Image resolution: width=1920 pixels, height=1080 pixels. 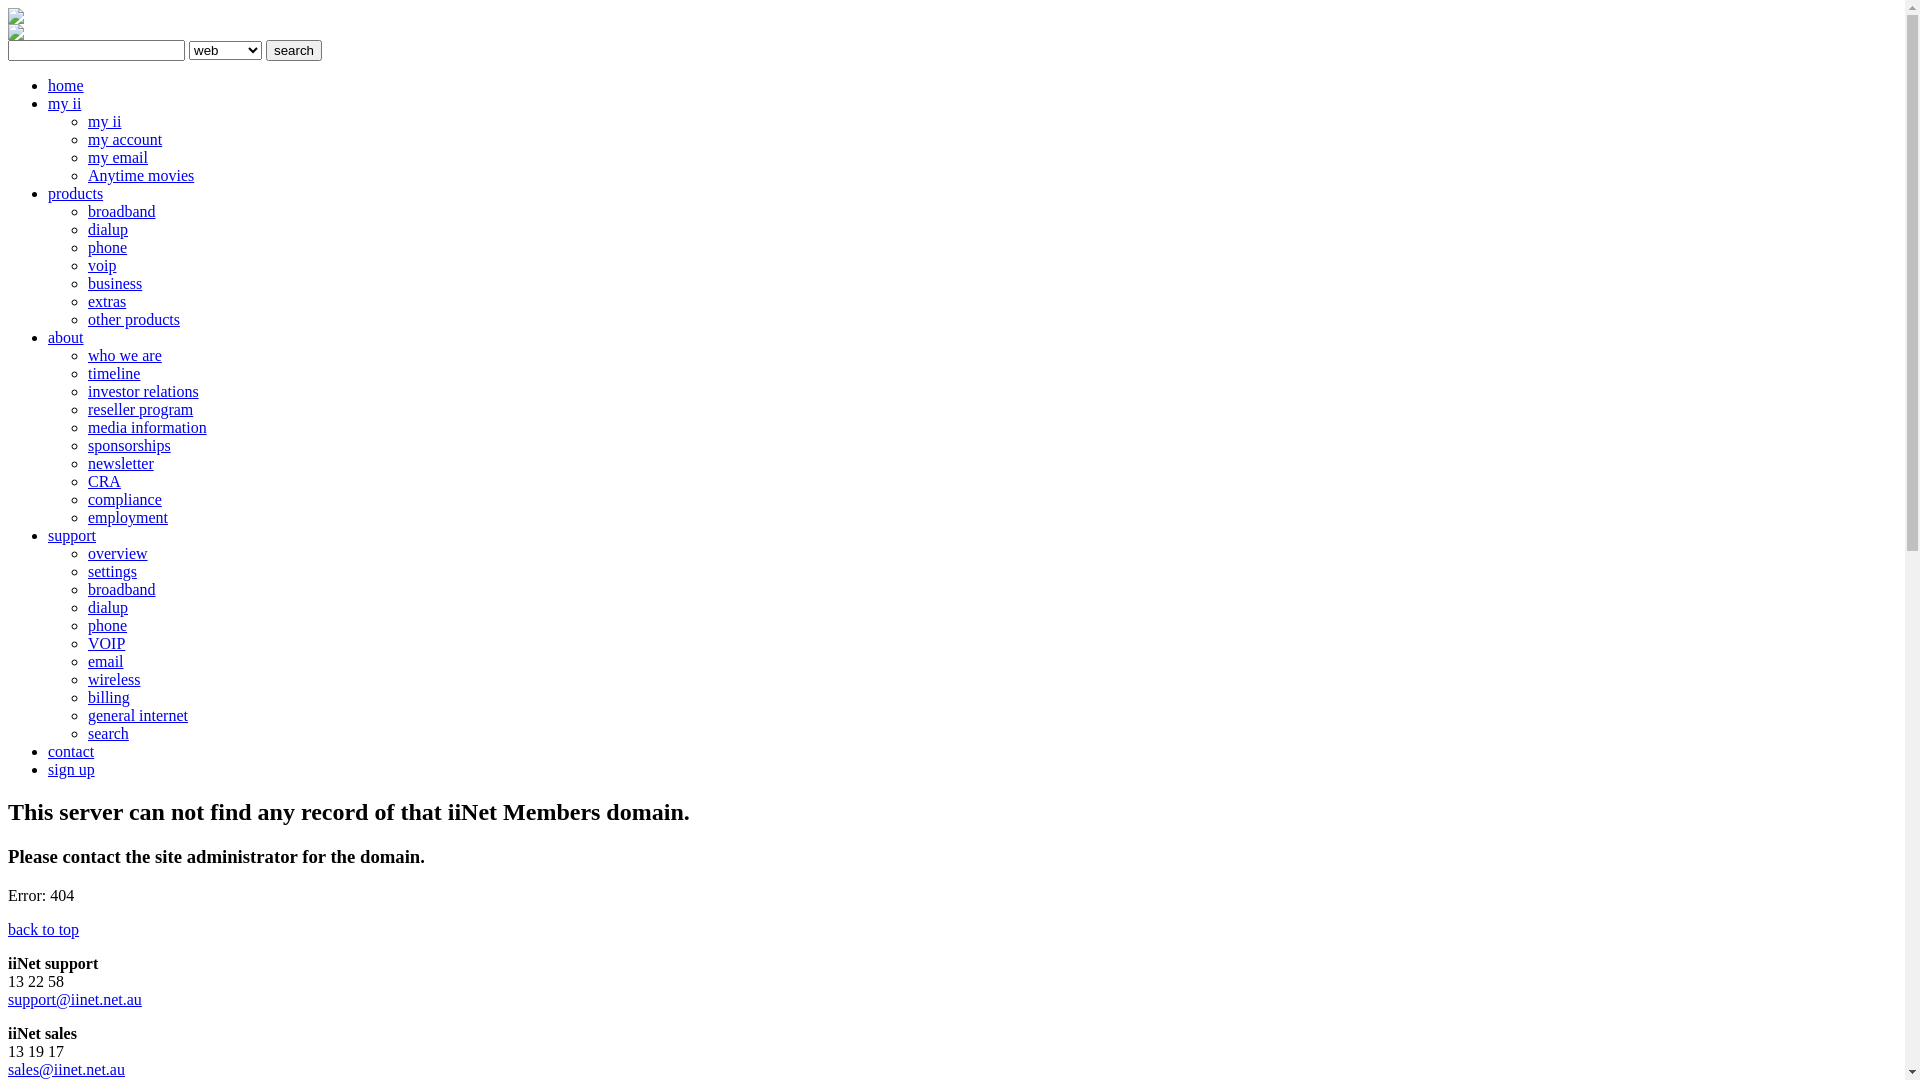 What do you see at coordinates (66, 336) in the screenshot?
I see `'about'` at bounding box center [66, 336].